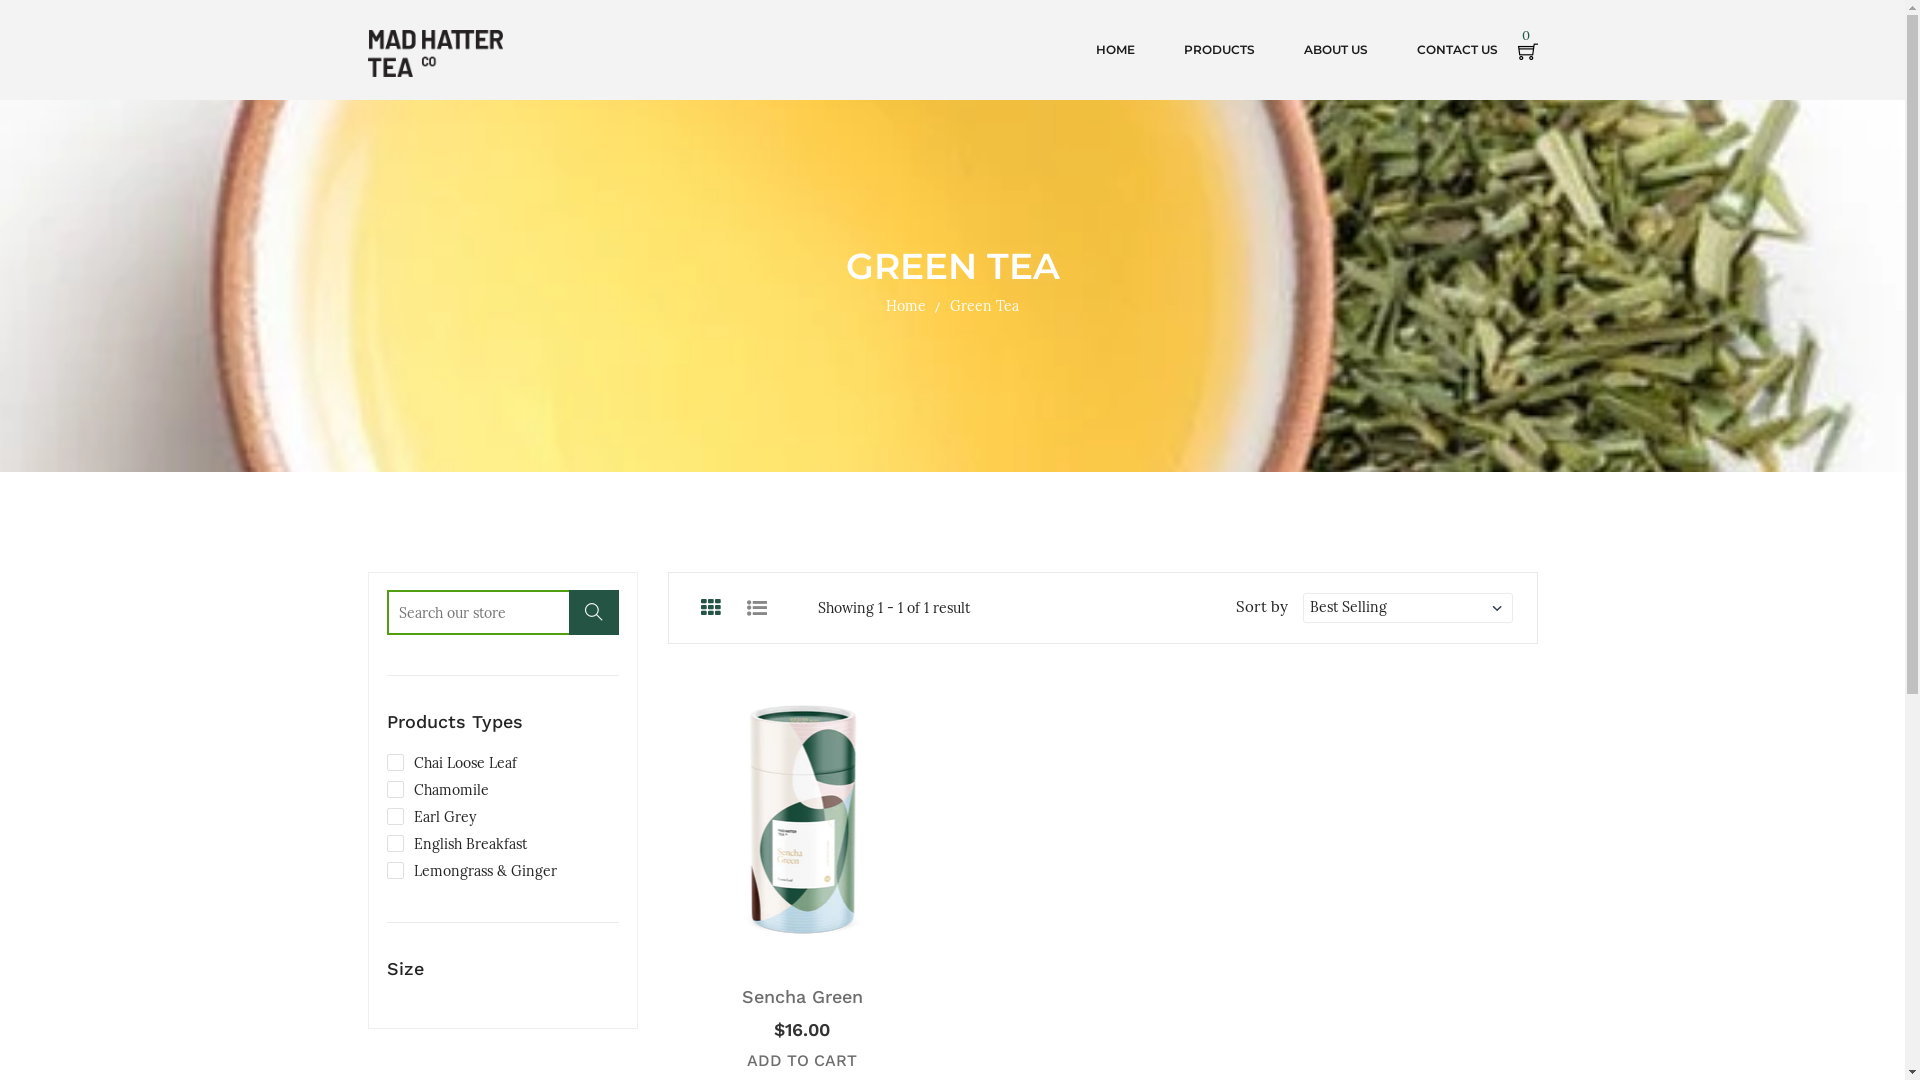 The image size is (1920, 1080). Describe the element at coordinates (385, 789) in the screenshot. I see `'Chamomile'` at that location.